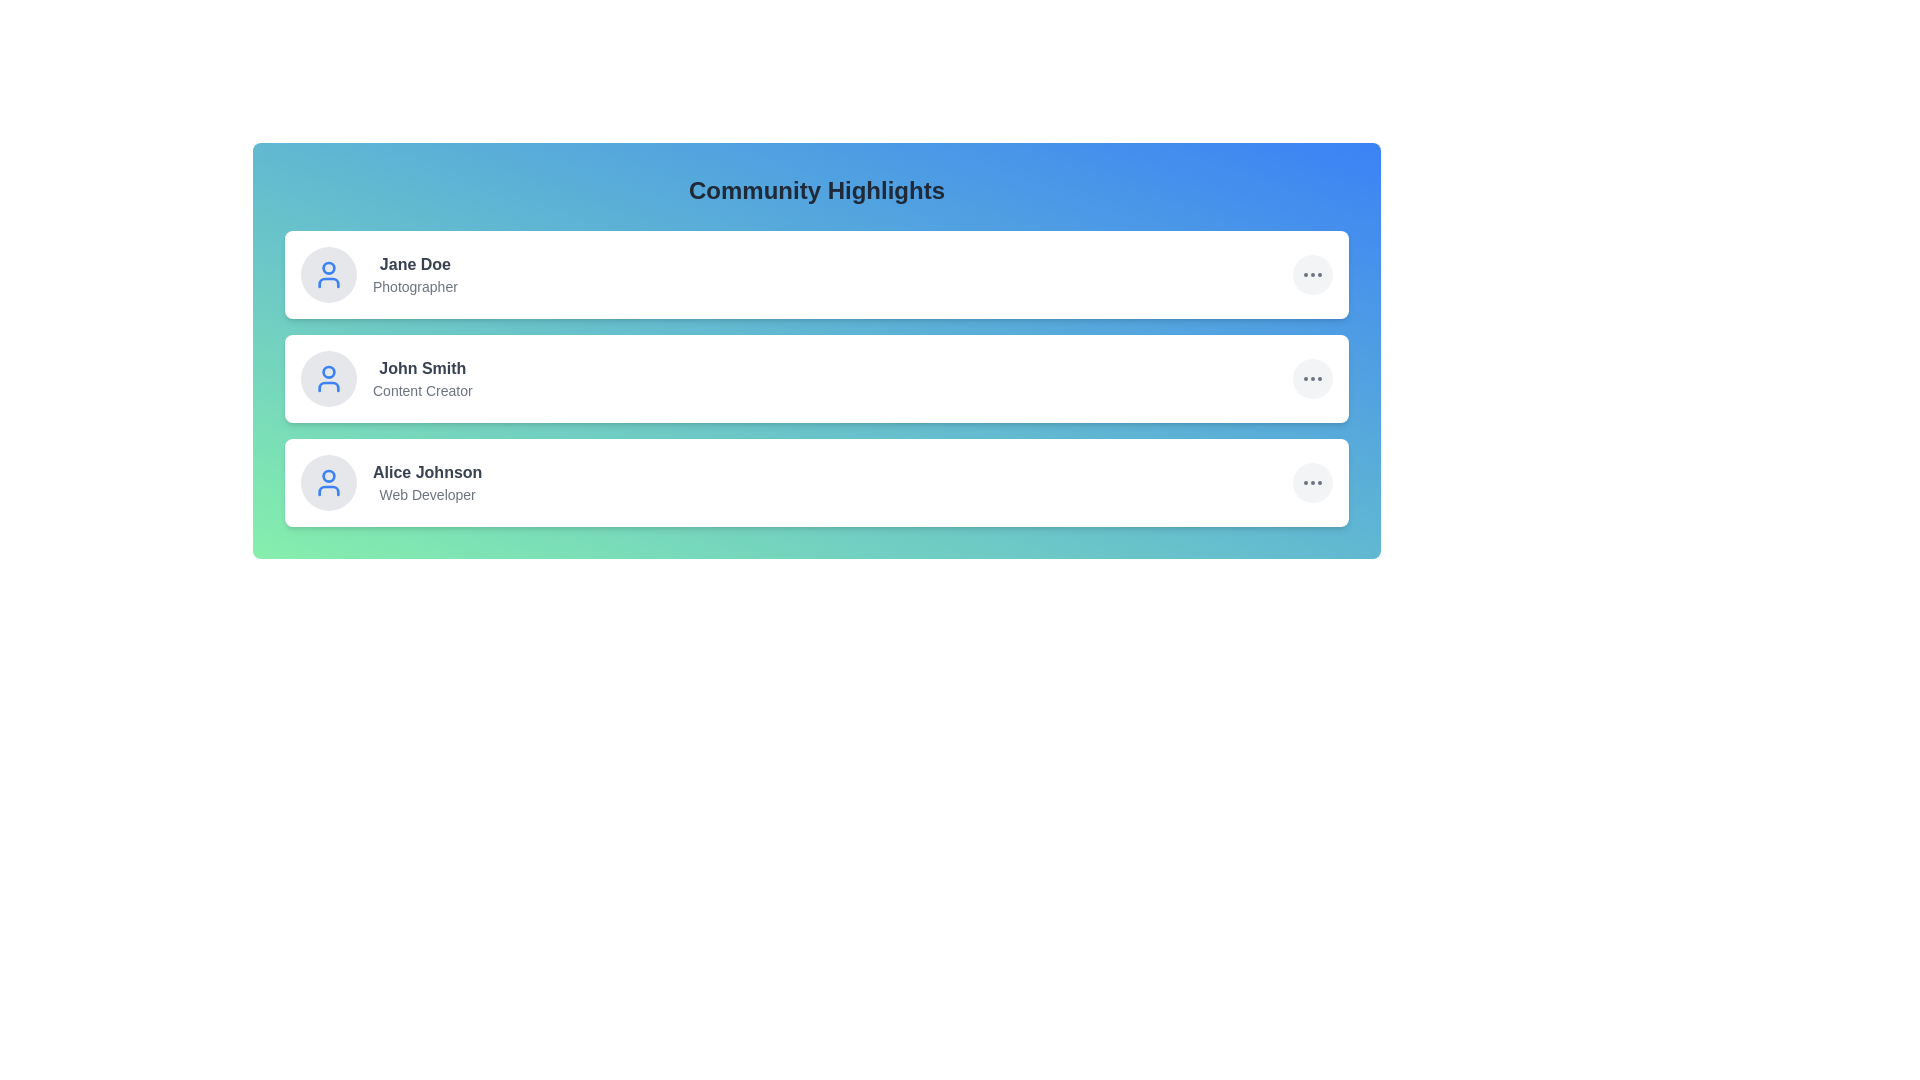  Describe the element at coordinates (816, 482) in the screenshot. I see `the user profile card for 'Alice Johnson', which is the third card in a vertical list of user profile cards` at that location.